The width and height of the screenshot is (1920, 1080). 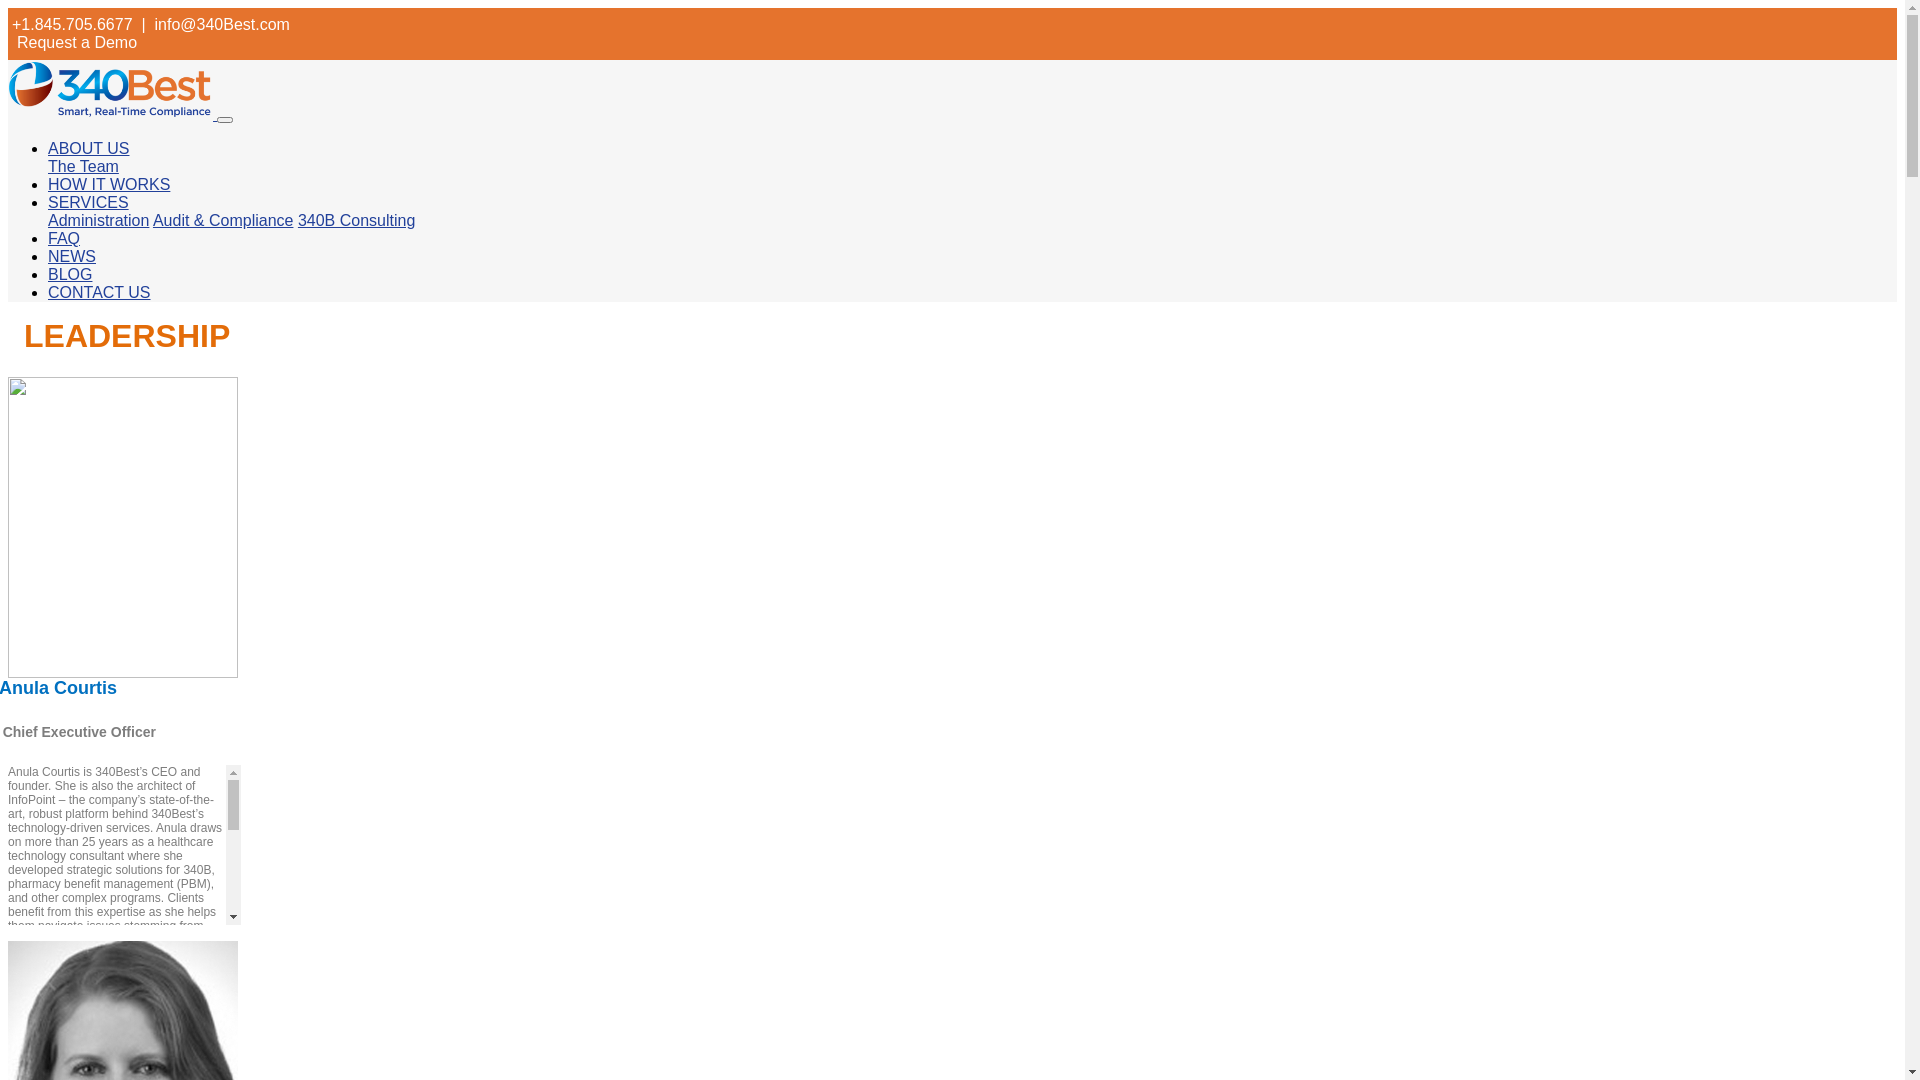 What do you see at coordinates (356, 220) in the screenshot?
I see `'340B Consulting'` at bounding box center [356, 220].